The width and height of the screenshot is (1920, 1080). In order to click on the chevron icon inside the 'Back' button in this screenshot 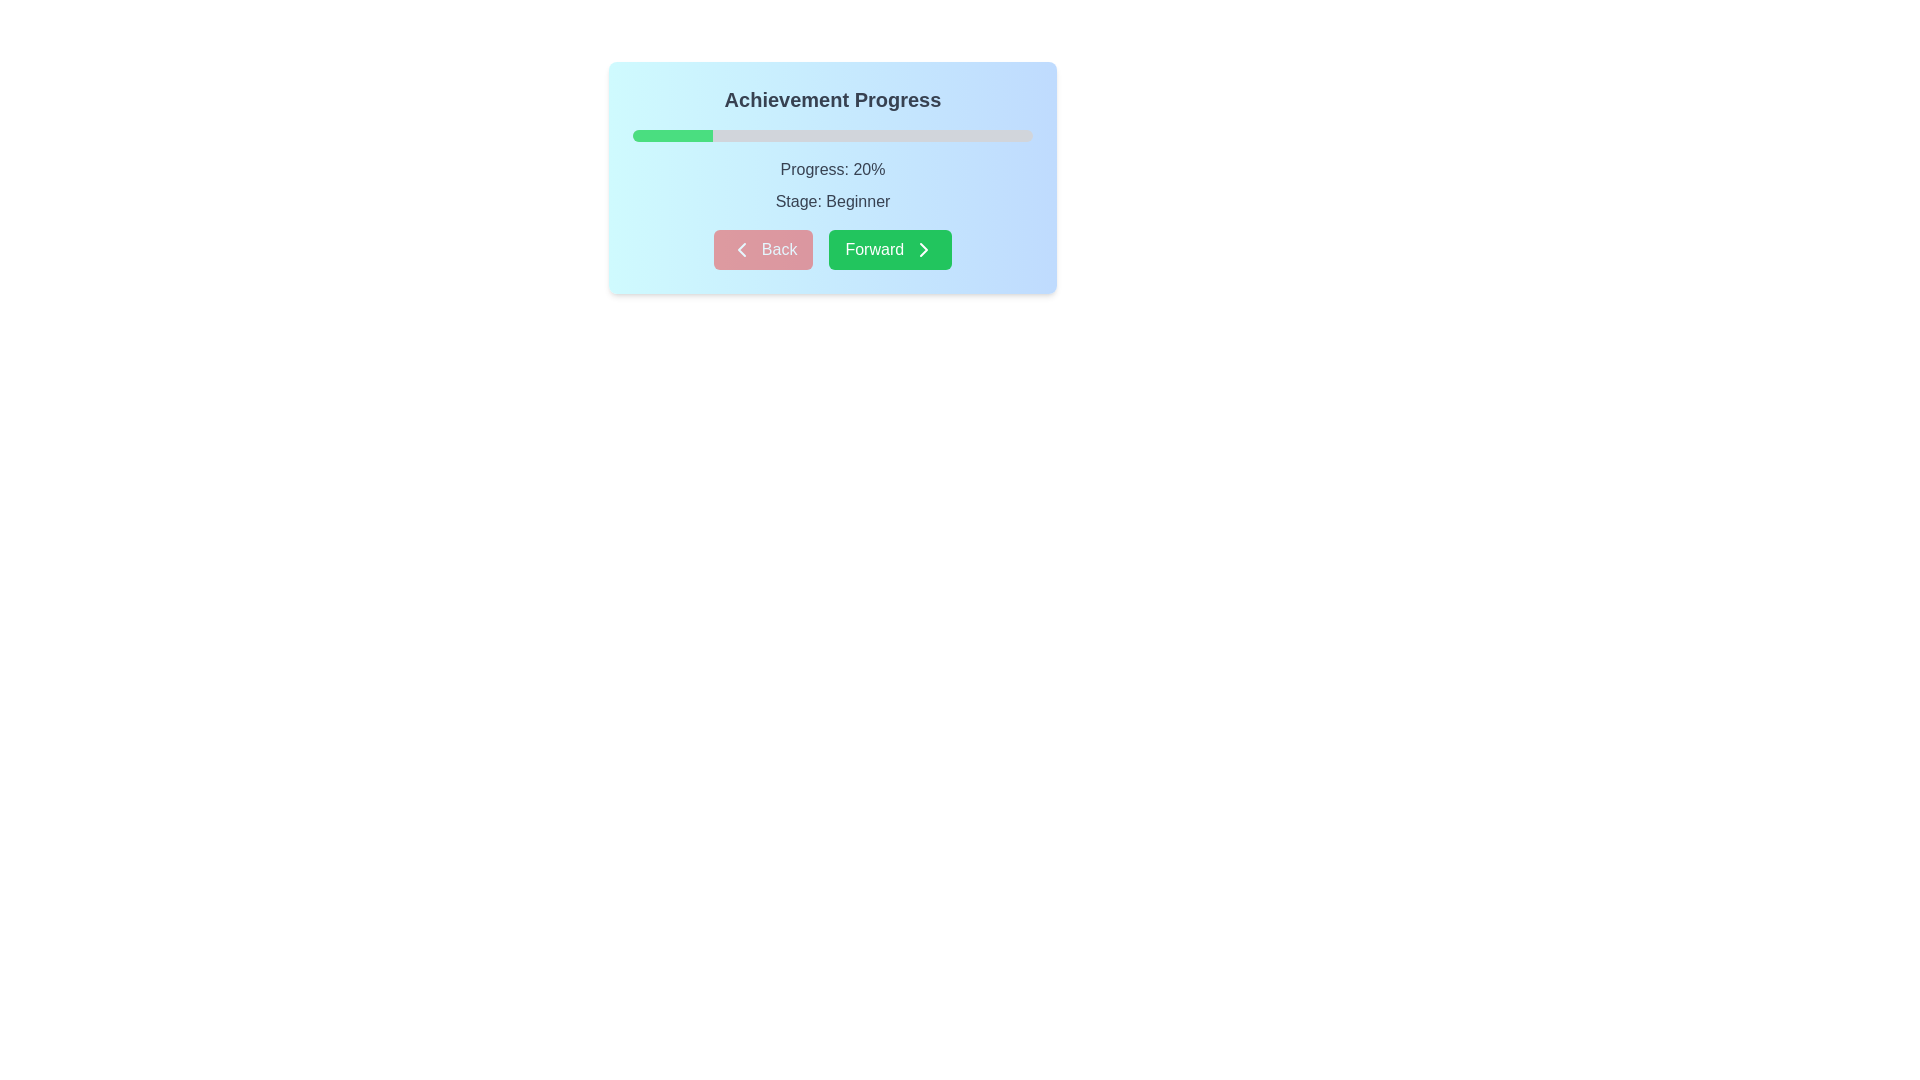, I will do `click(740, 249)`.